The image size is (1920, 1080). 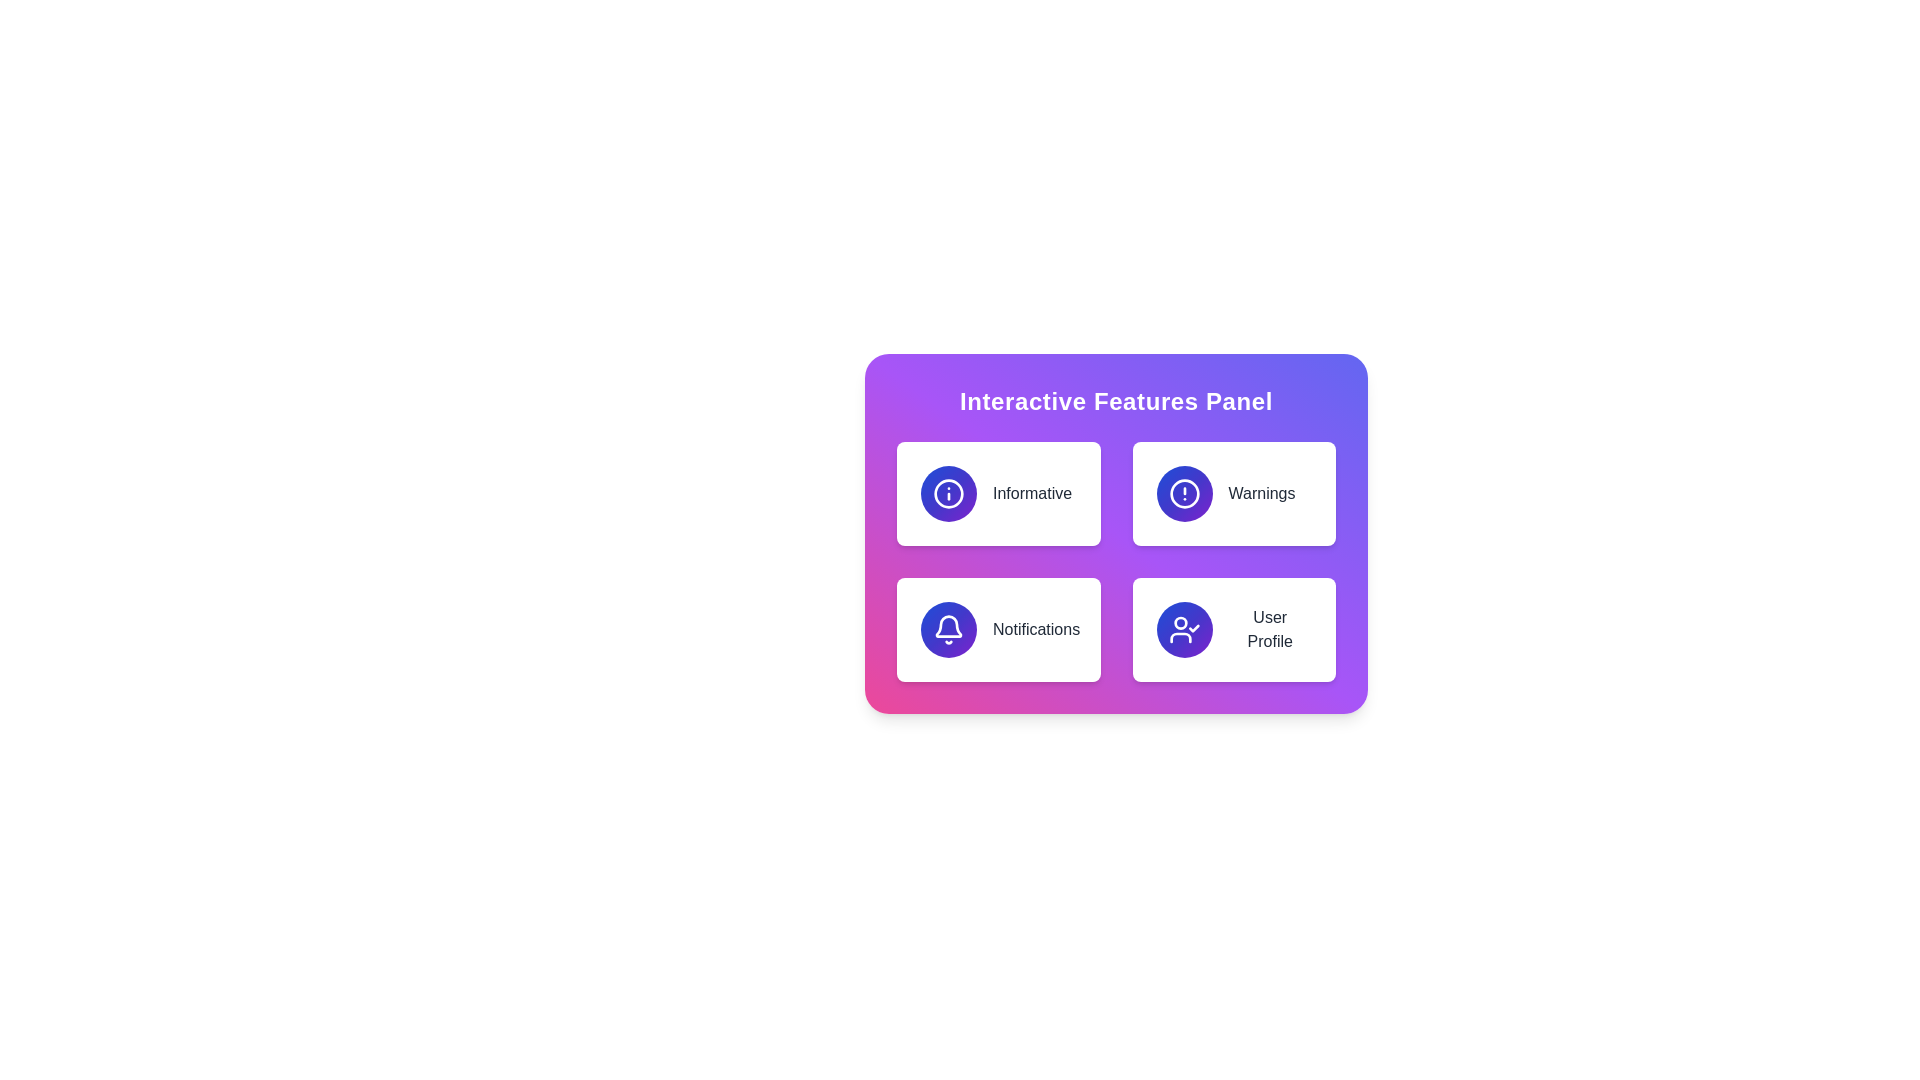 What do you see at coordinates (1184, 628) in the screenshot?
I see `the User Profile button located in the bottom-right quadrant of the Interactive Features Panel` at bounding box center [1184, 628].